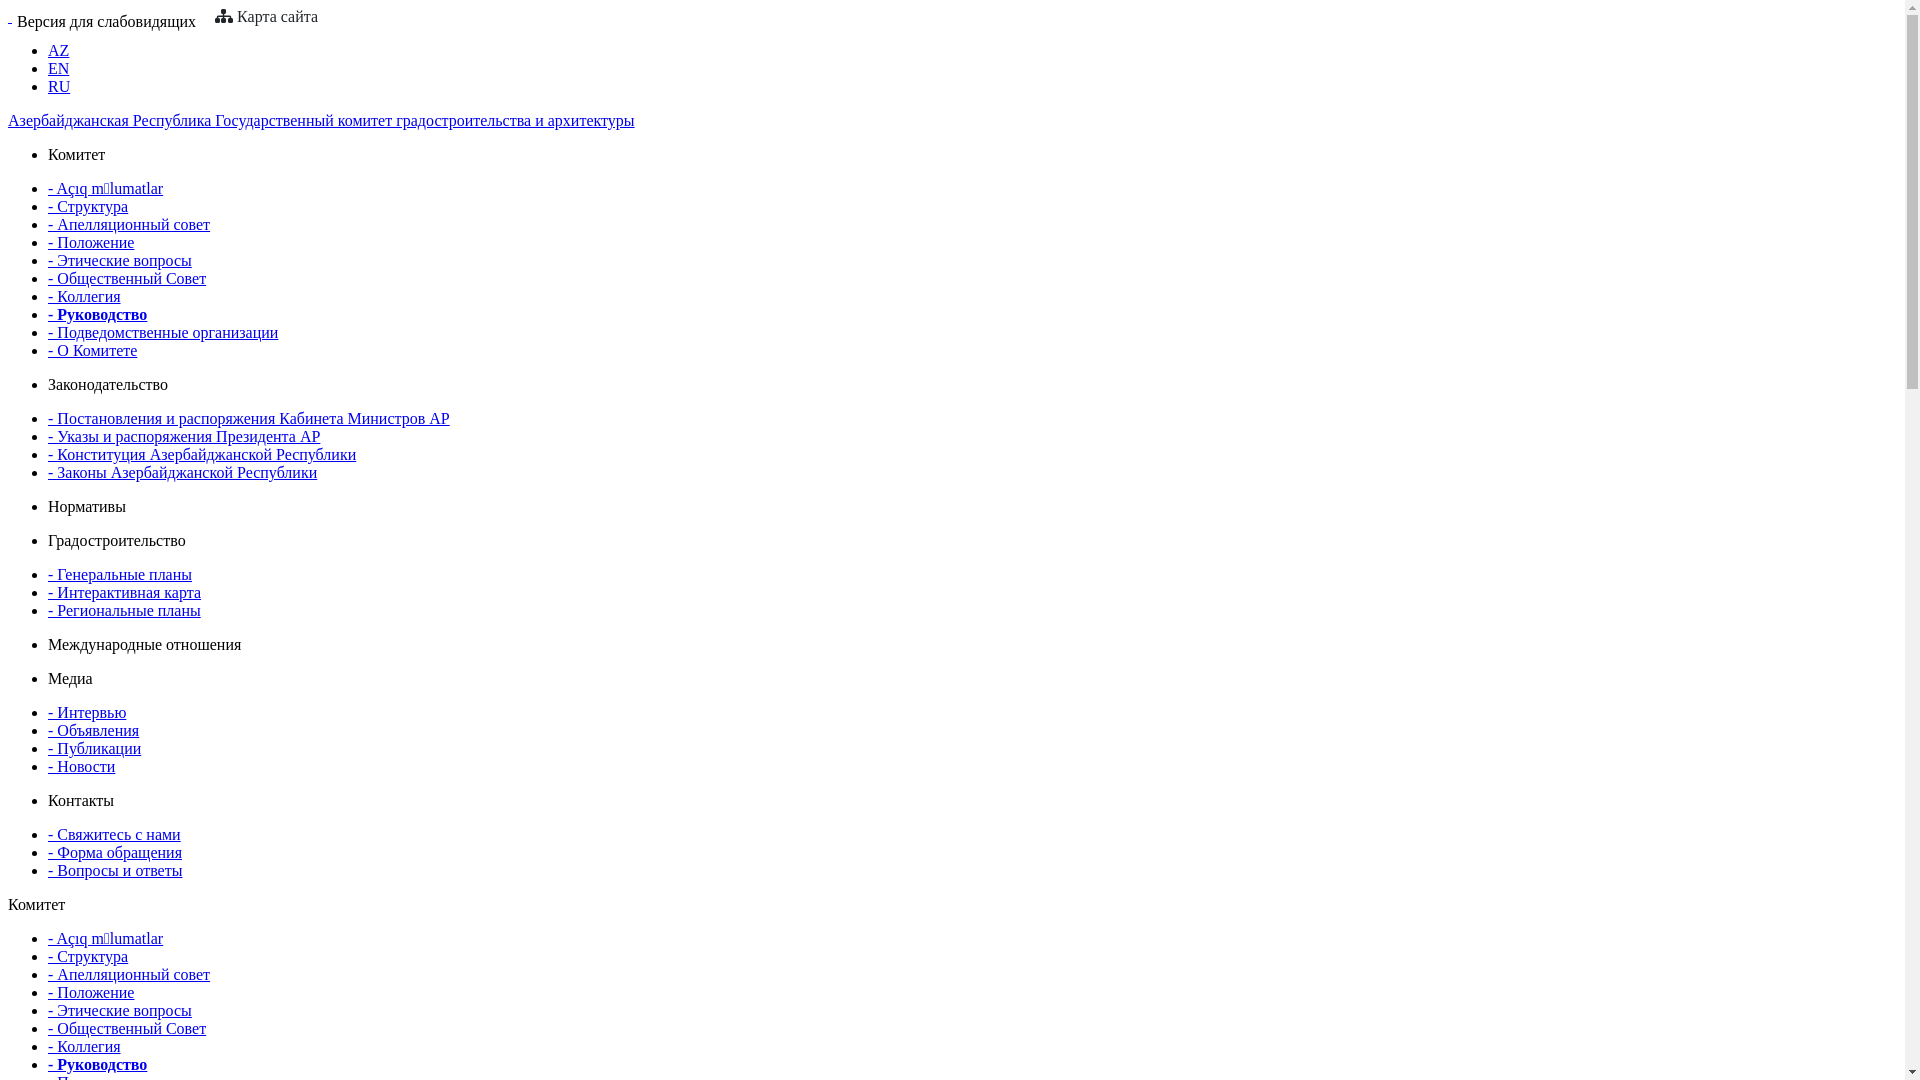 This screenshot has width=1920, height=1080. Describe the element at coordinates (58, 85) in the screenshot. I see `'RU'` at that location.